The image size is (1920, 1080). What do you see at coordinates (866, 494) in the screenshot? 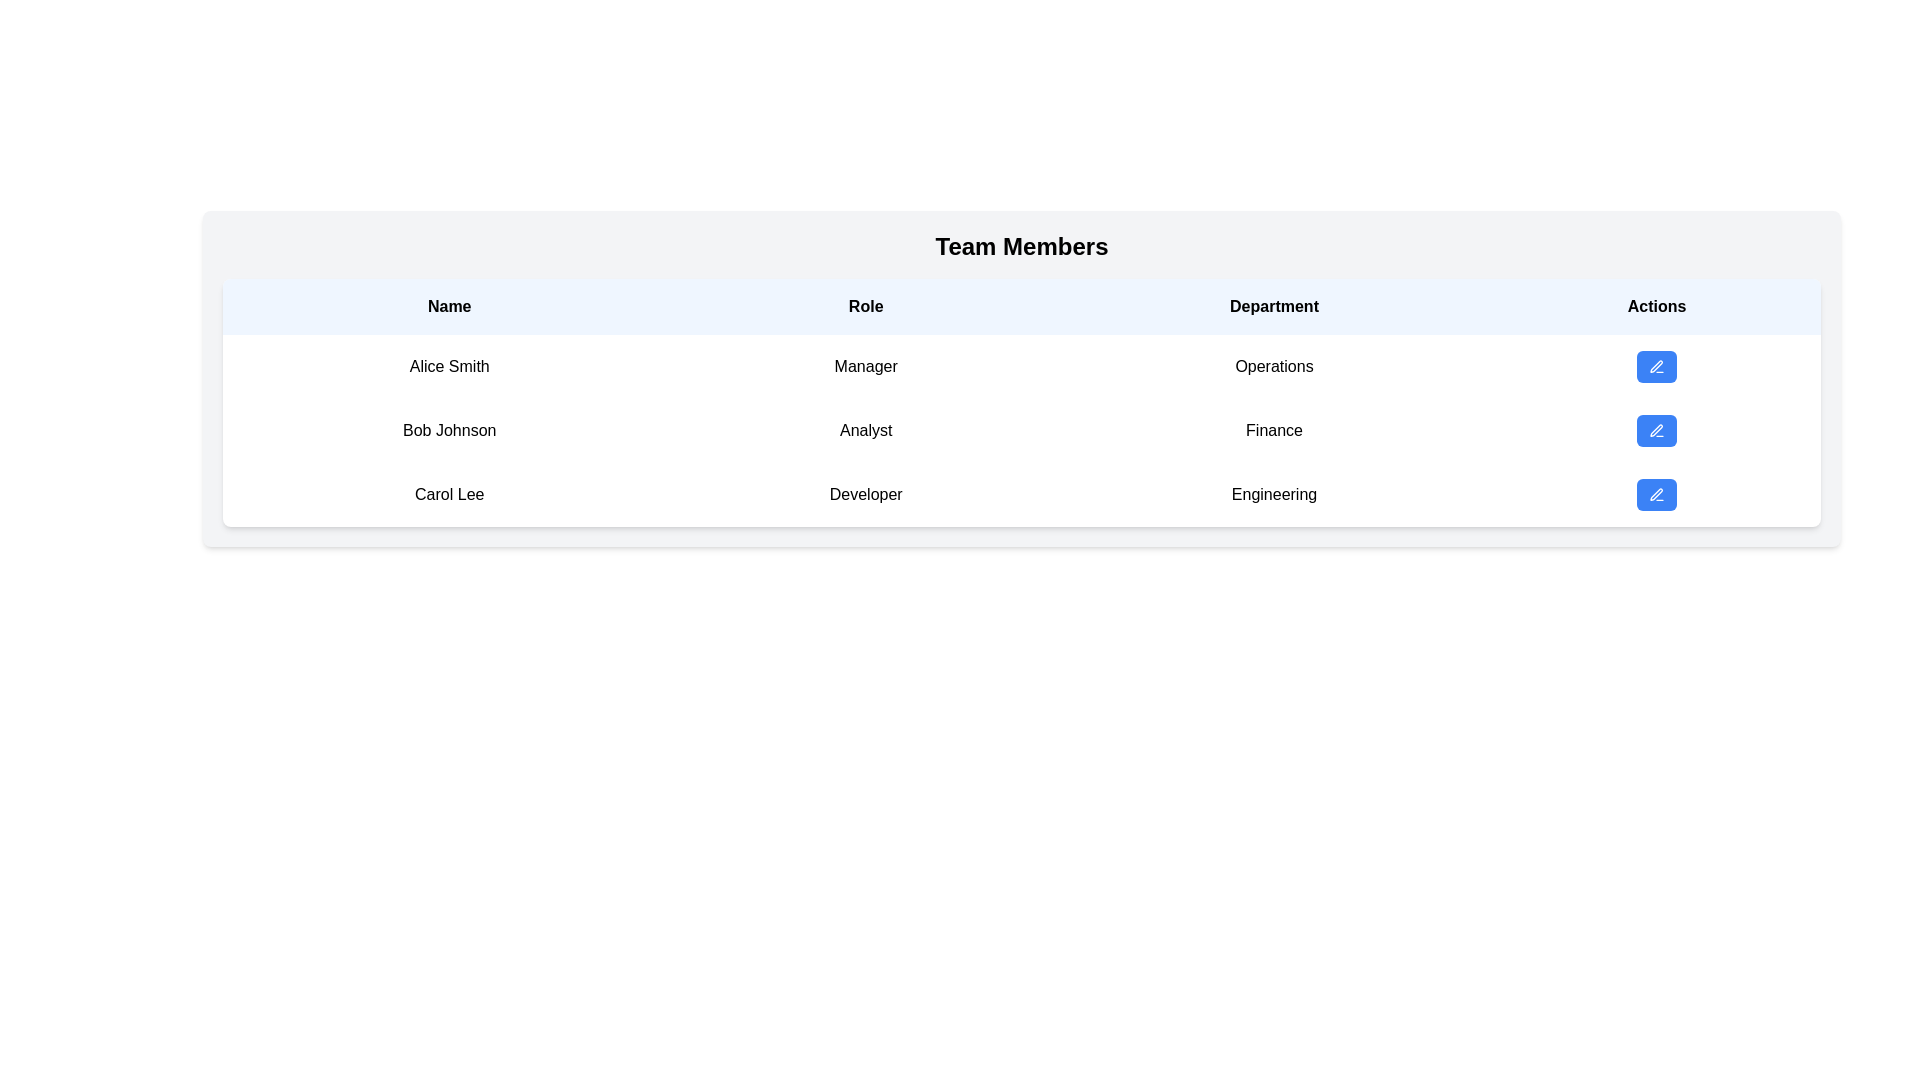
I see `the text label displaying 'Developer' which is located in the second column of the third row within the 'Team Members' tabular layout` at bounding box center [866, 494].